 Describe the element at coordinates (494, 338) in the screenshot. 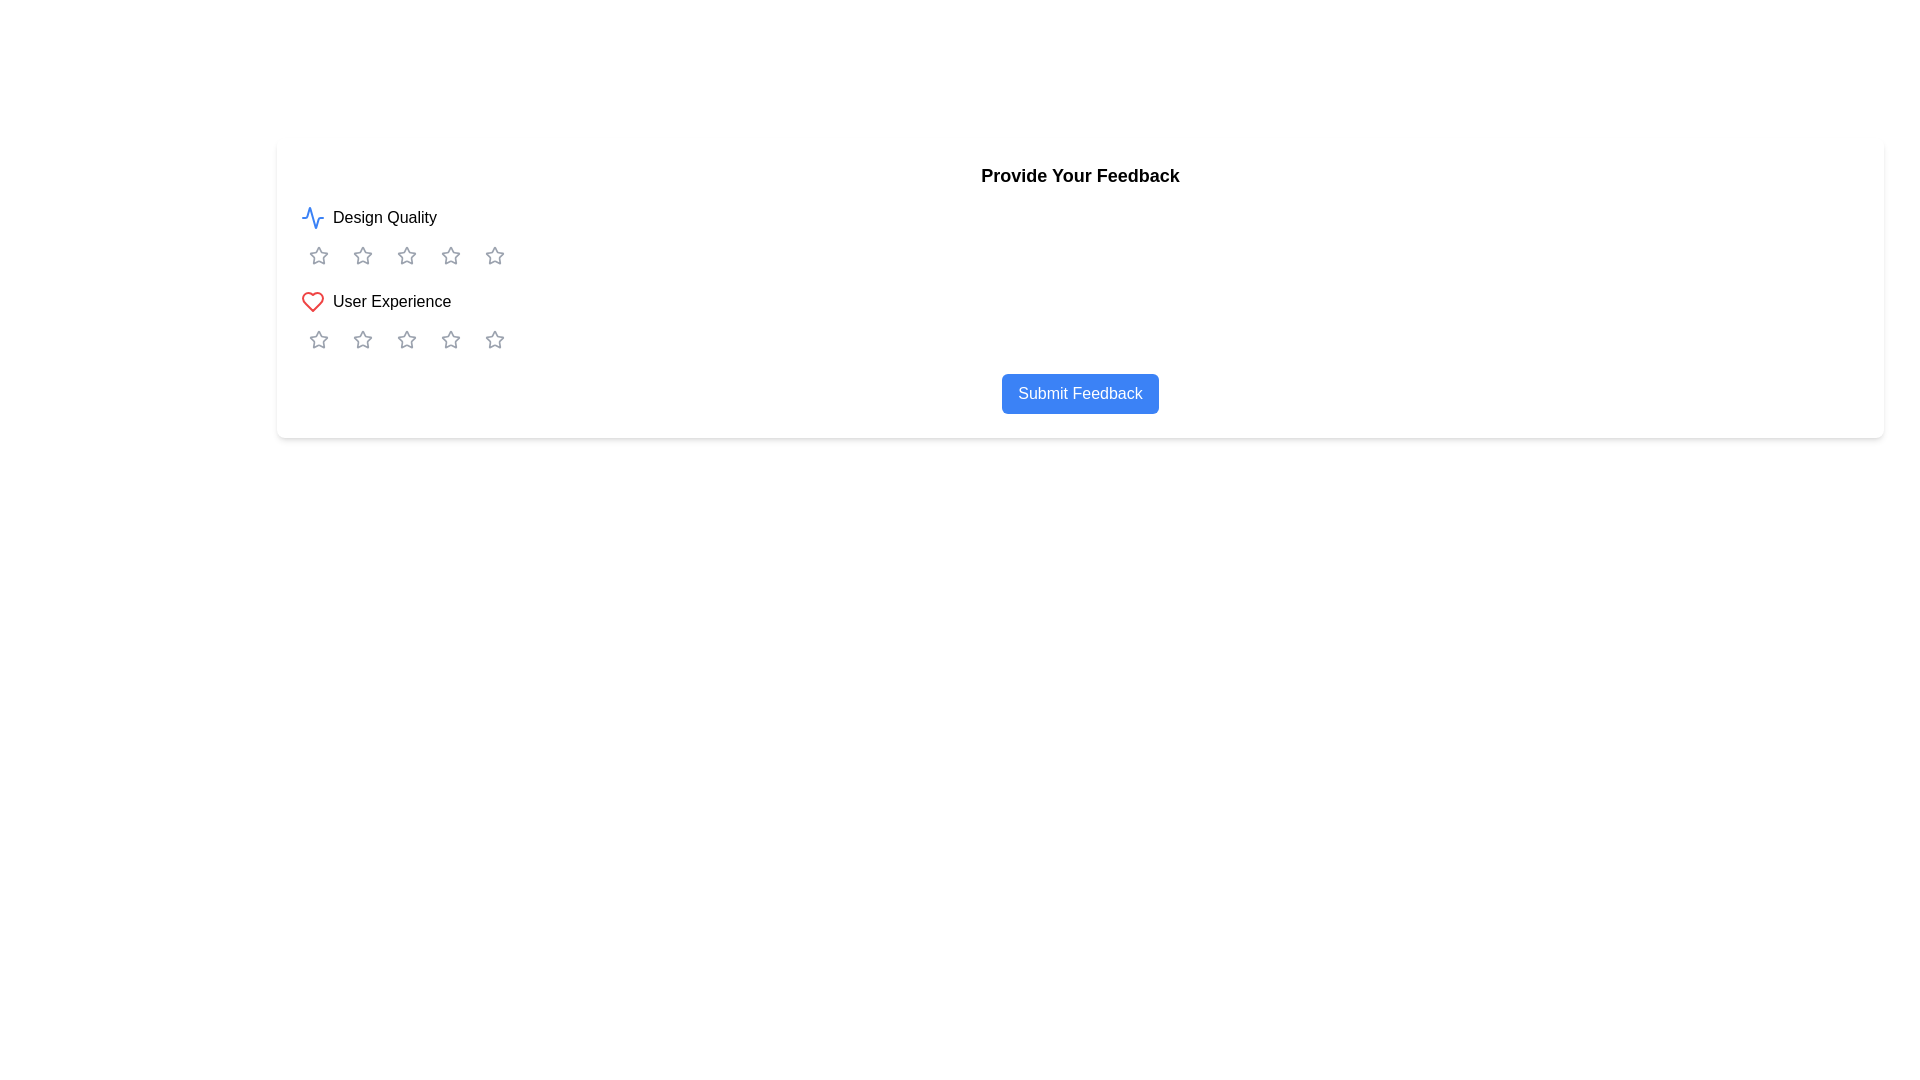

I see `the fifth interactive star icon used for rating` at that location.